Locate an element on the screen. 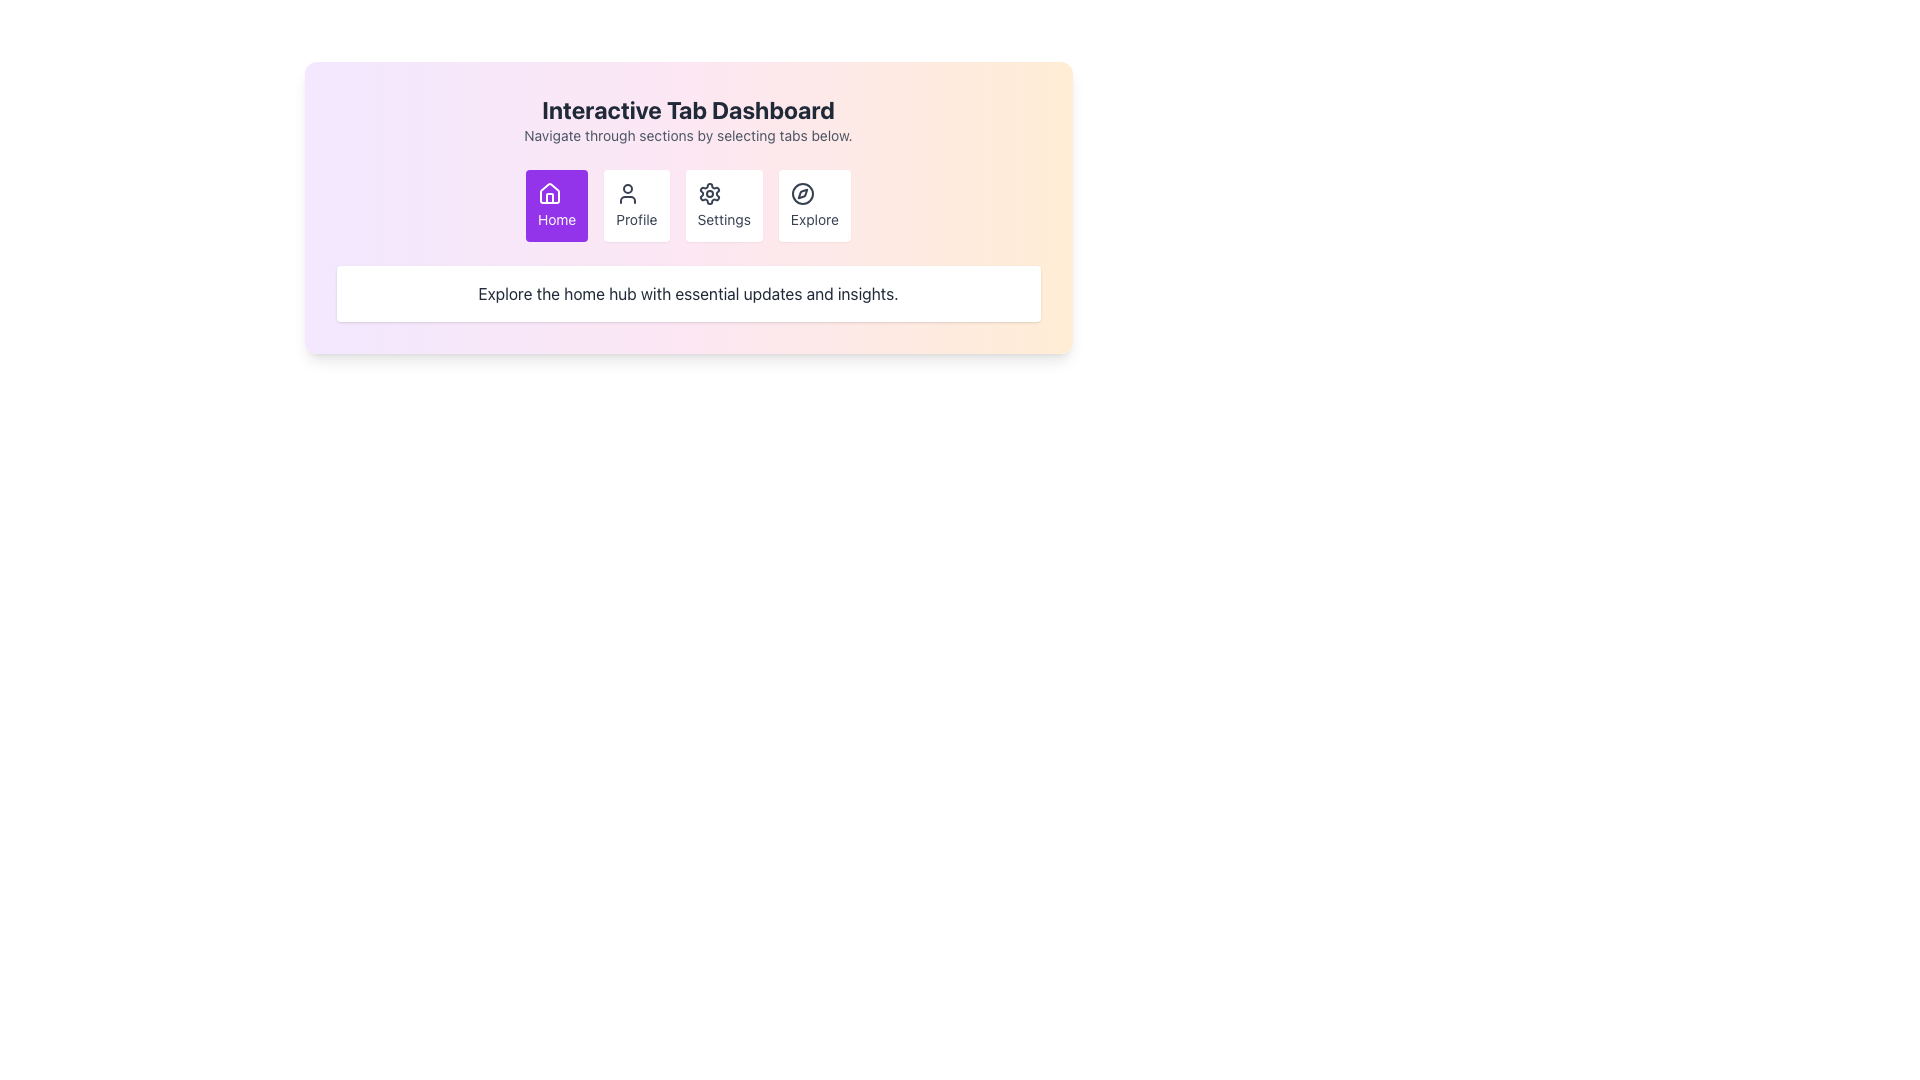 Image resolution: width=1920 pixels, height=1080 pixels. the 'Settings' button is located at coordinates (723, 205).